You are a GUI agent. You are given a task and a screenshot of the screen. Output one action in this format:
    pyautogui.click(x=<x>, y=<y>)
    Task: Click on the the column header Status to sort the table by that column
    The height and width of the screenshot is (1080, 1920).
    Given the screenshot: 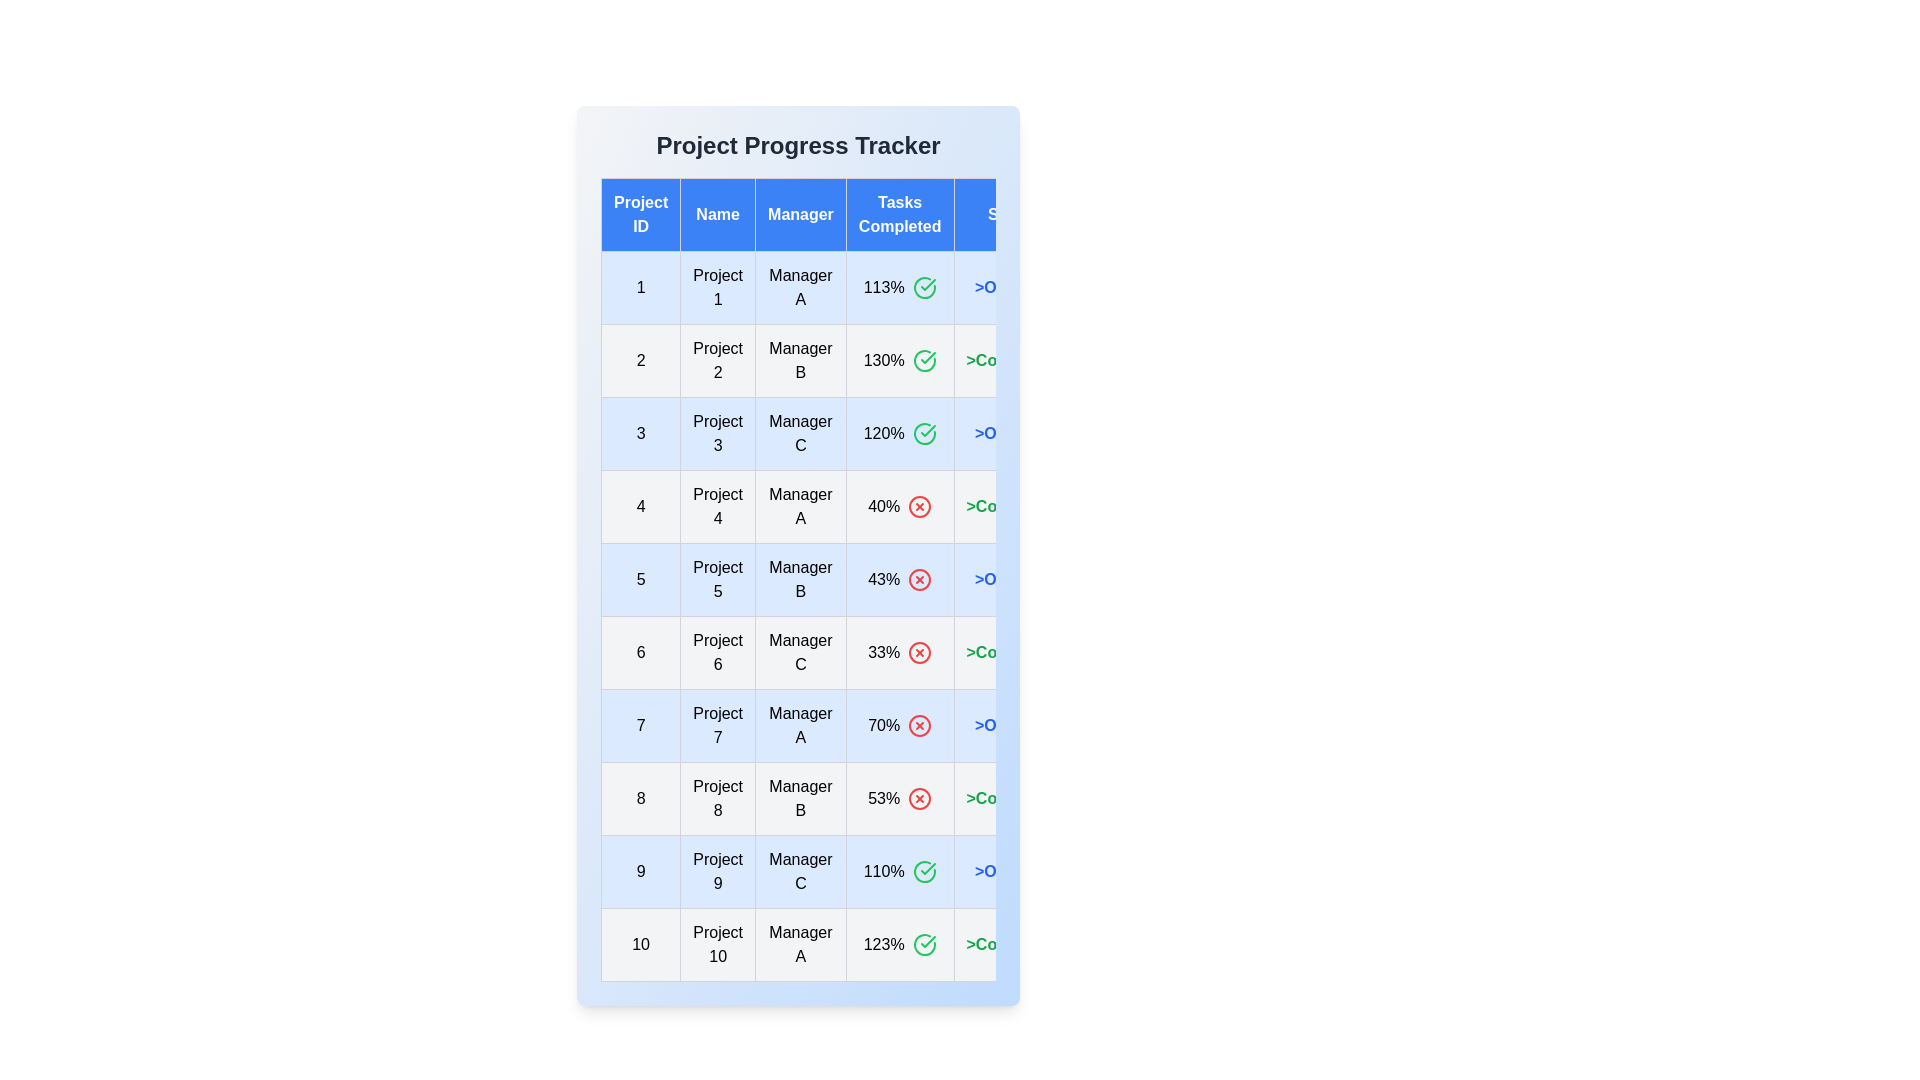 What is the action you would take?
    pyautogui.click(x=1012, y=215)
    